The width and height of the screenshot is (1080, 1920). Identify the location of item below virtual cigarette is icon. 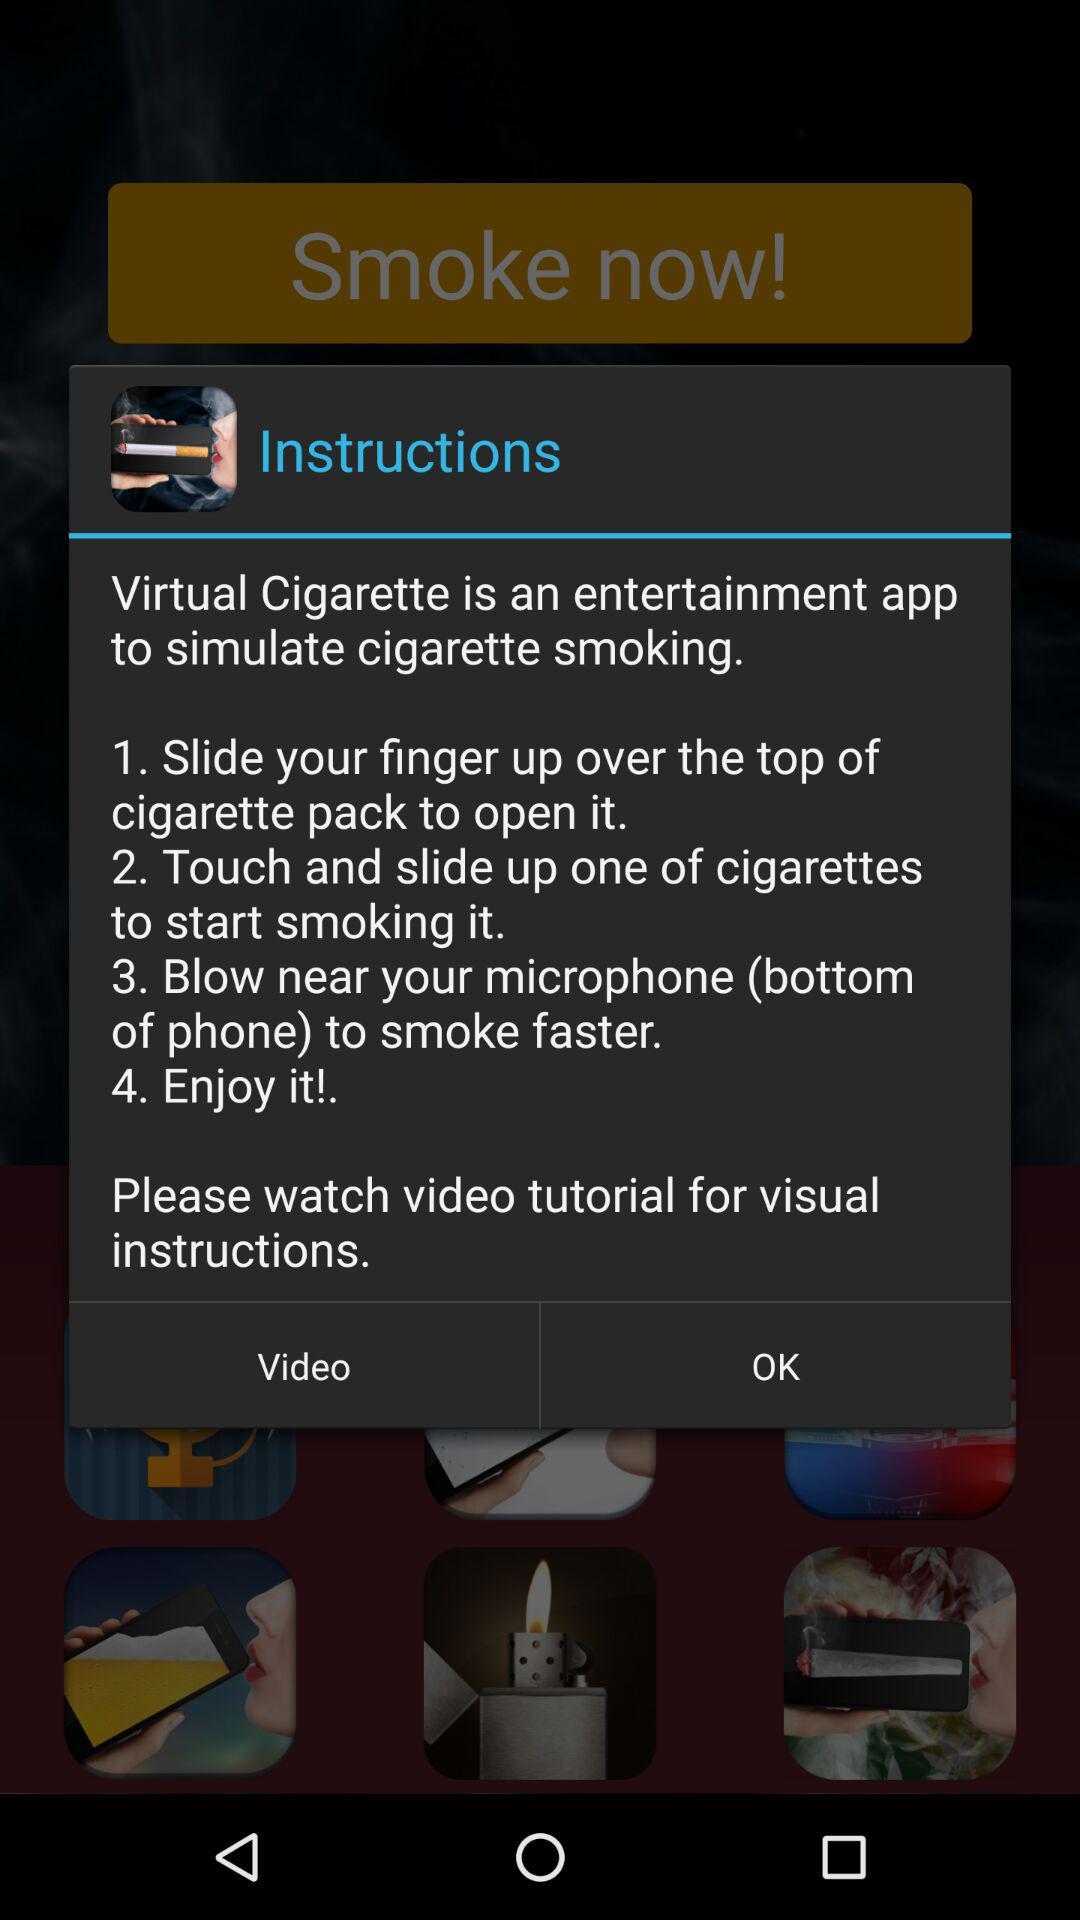
(774, 1364).